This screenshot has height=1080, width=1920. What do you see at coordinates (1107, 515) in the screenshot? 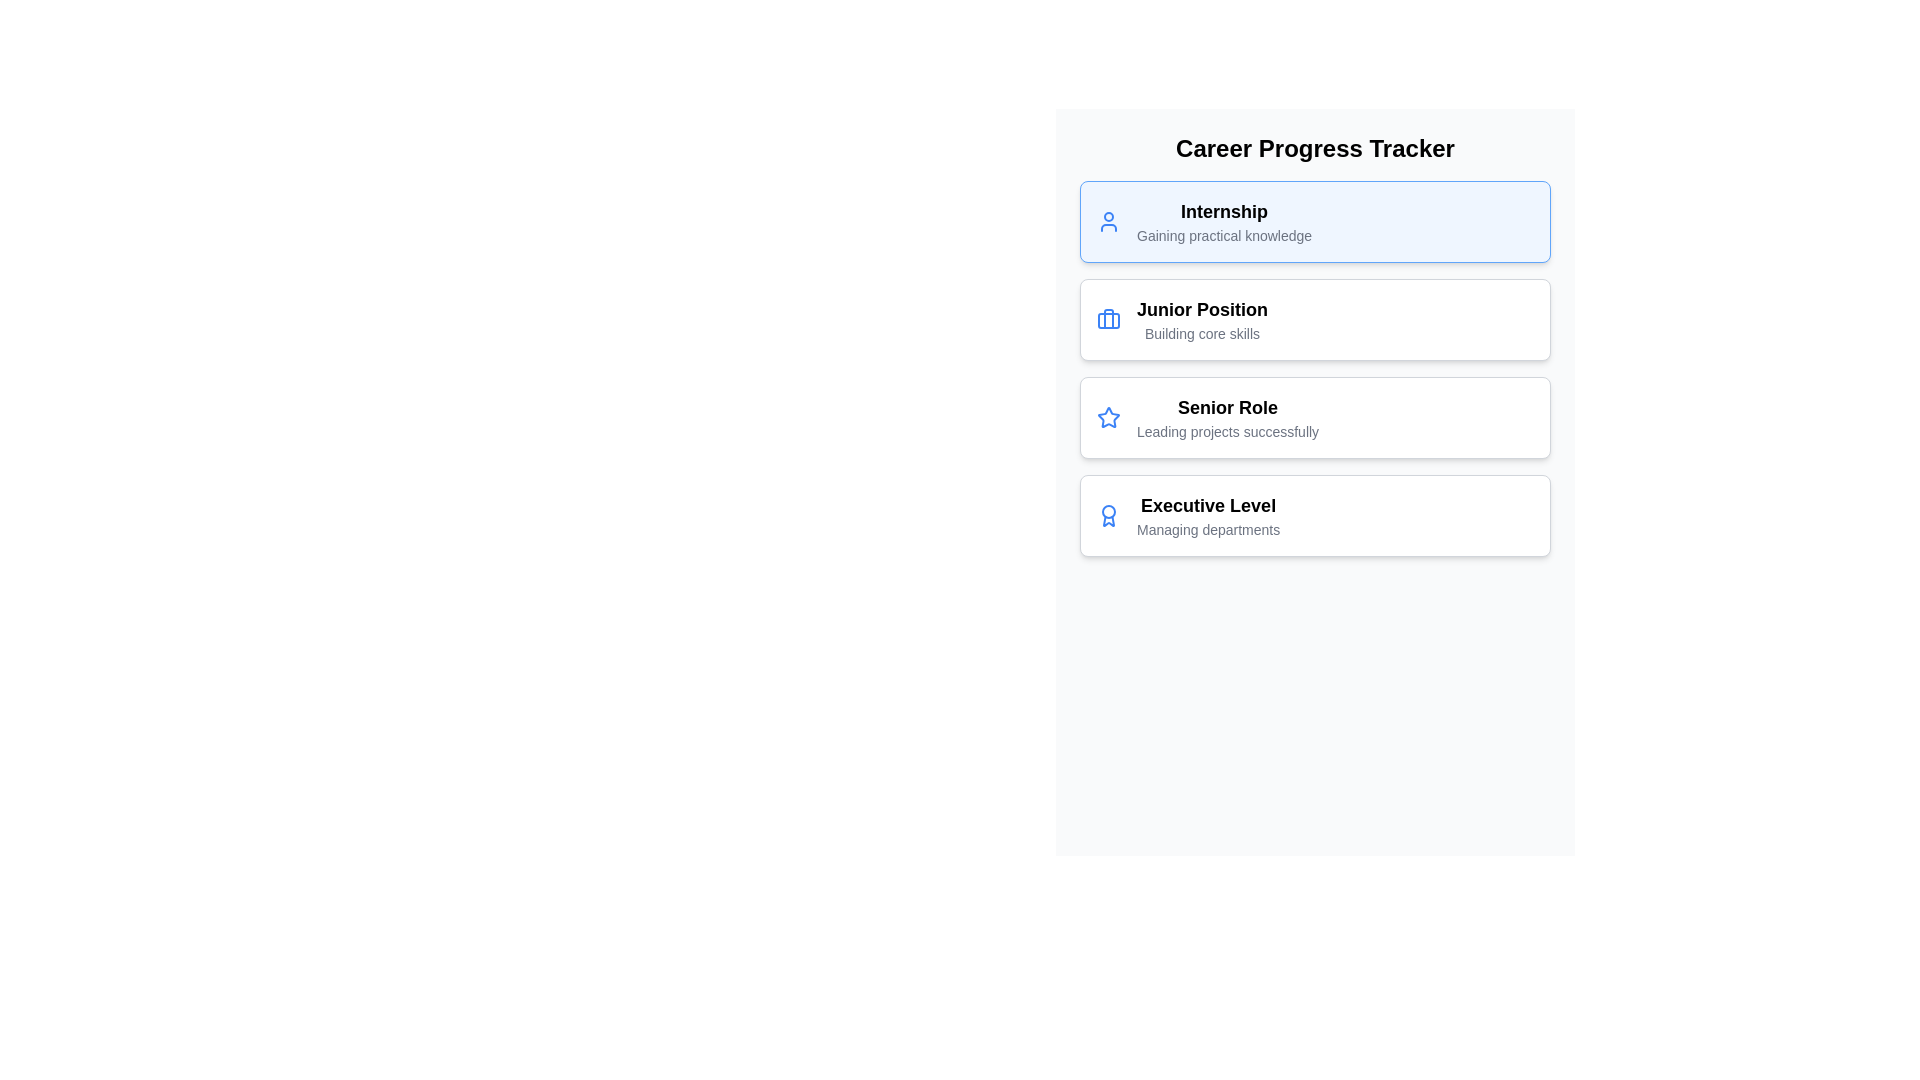
I see `the award icon located within the 'Executive Level' card on the right-hand list, positioned to the left of its textual content` at bounding box center [1107, 515].